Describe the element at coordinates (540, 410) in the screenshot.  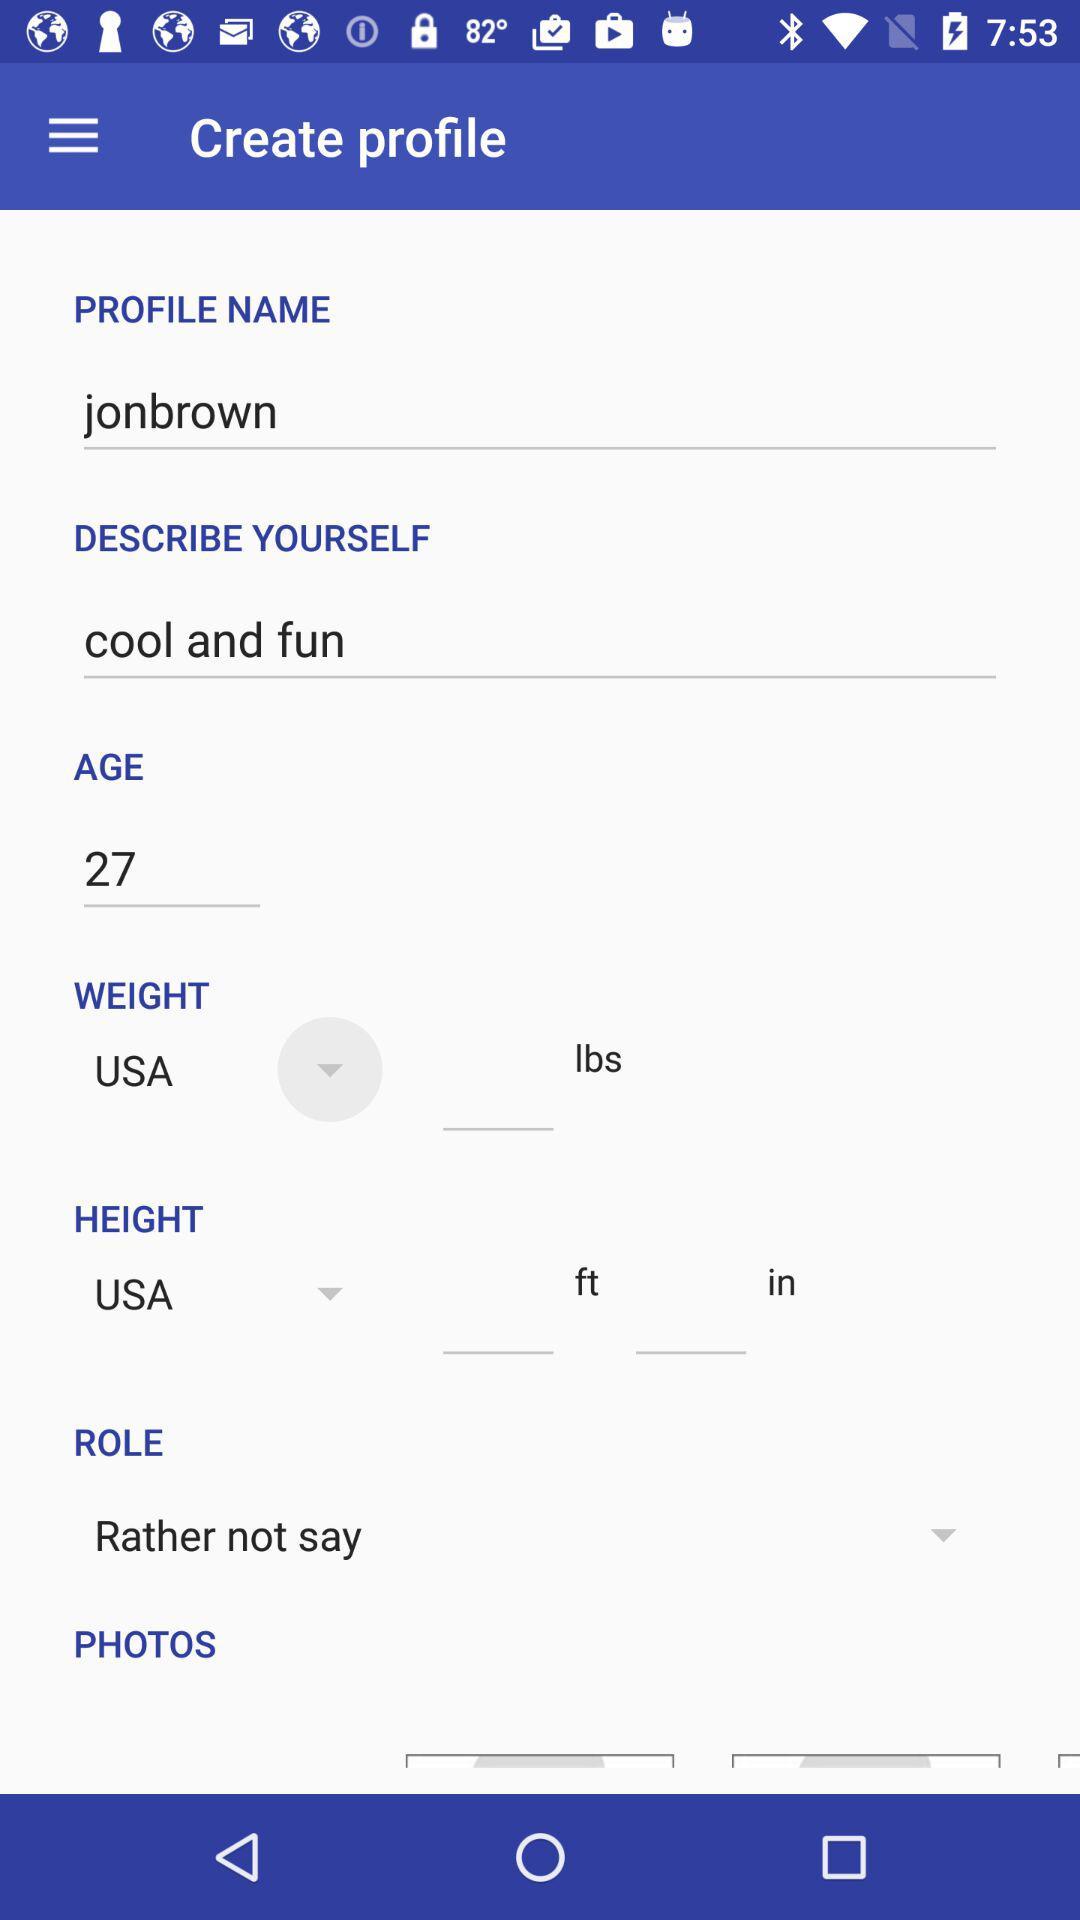
I see `the icon below profile name icon` at that location.